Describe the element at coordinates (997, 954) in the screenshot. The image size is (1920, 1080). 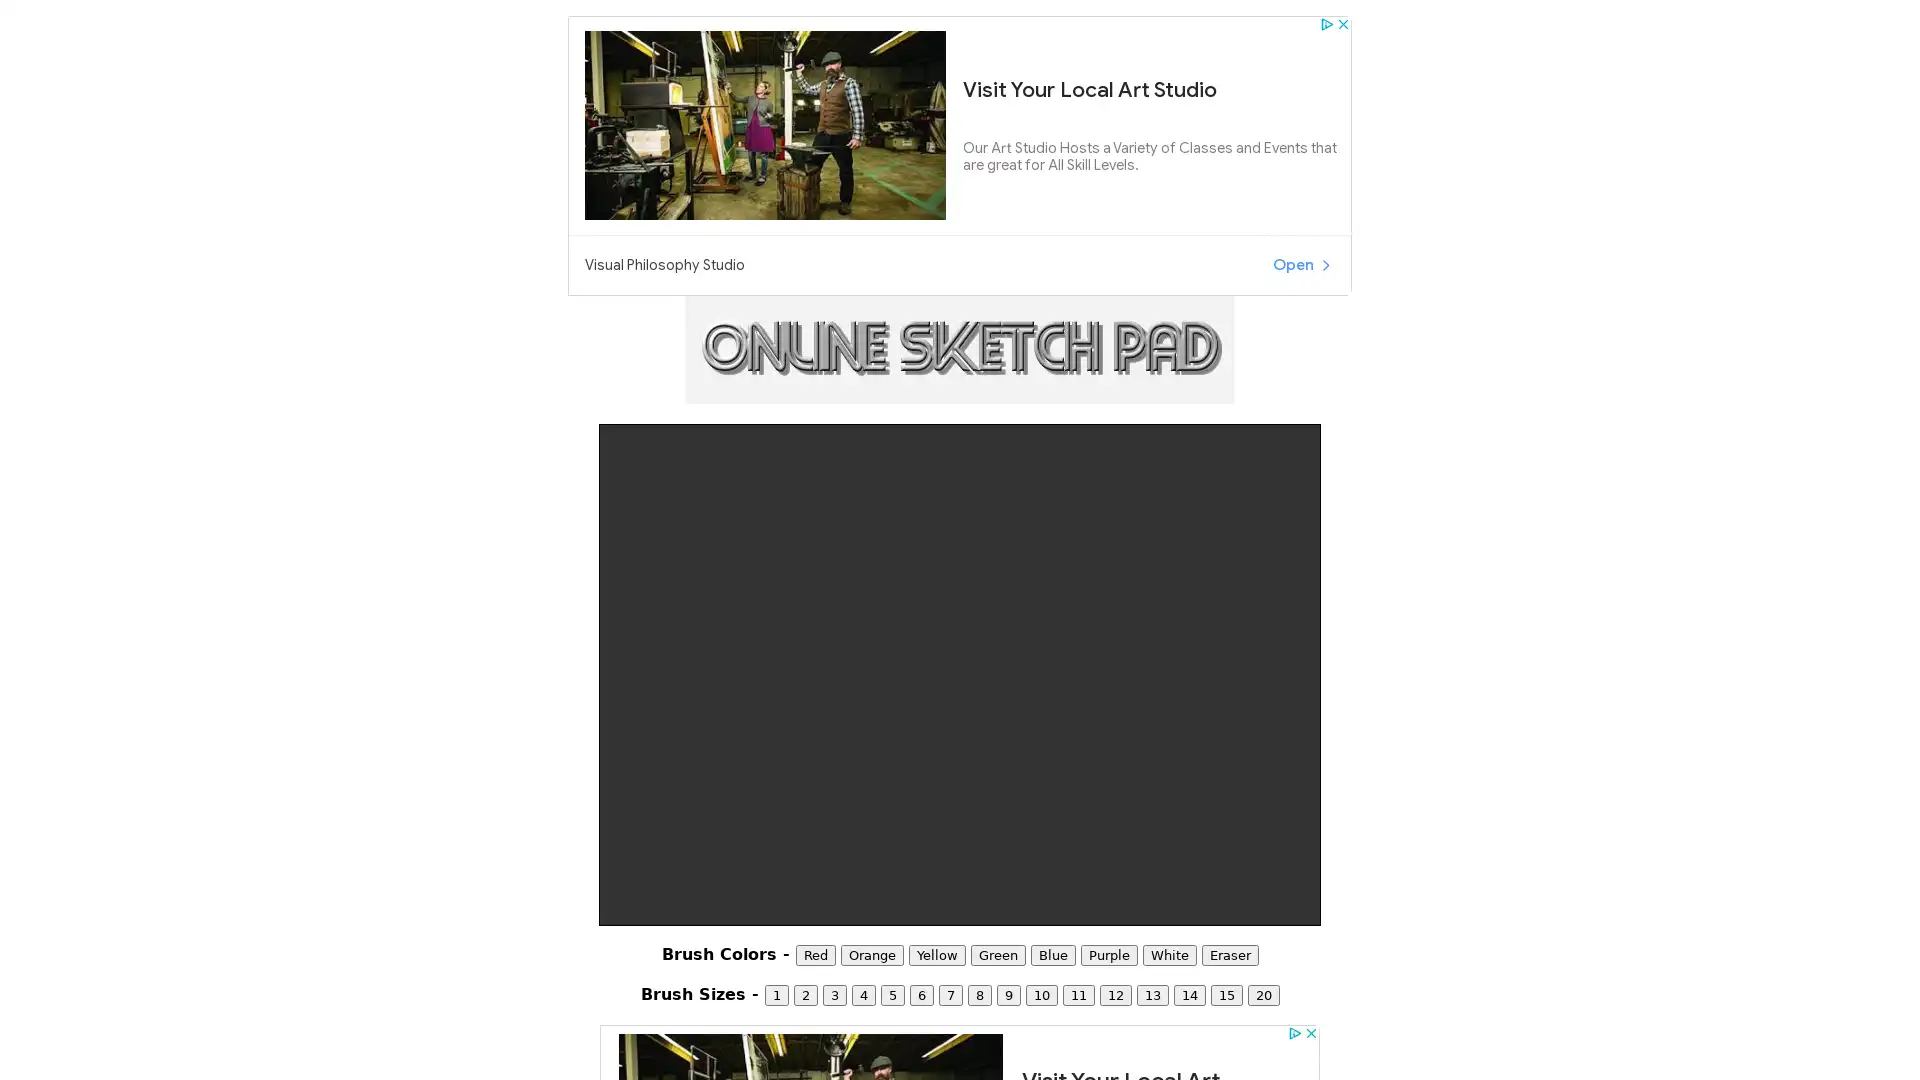
I see `Green` at that location.